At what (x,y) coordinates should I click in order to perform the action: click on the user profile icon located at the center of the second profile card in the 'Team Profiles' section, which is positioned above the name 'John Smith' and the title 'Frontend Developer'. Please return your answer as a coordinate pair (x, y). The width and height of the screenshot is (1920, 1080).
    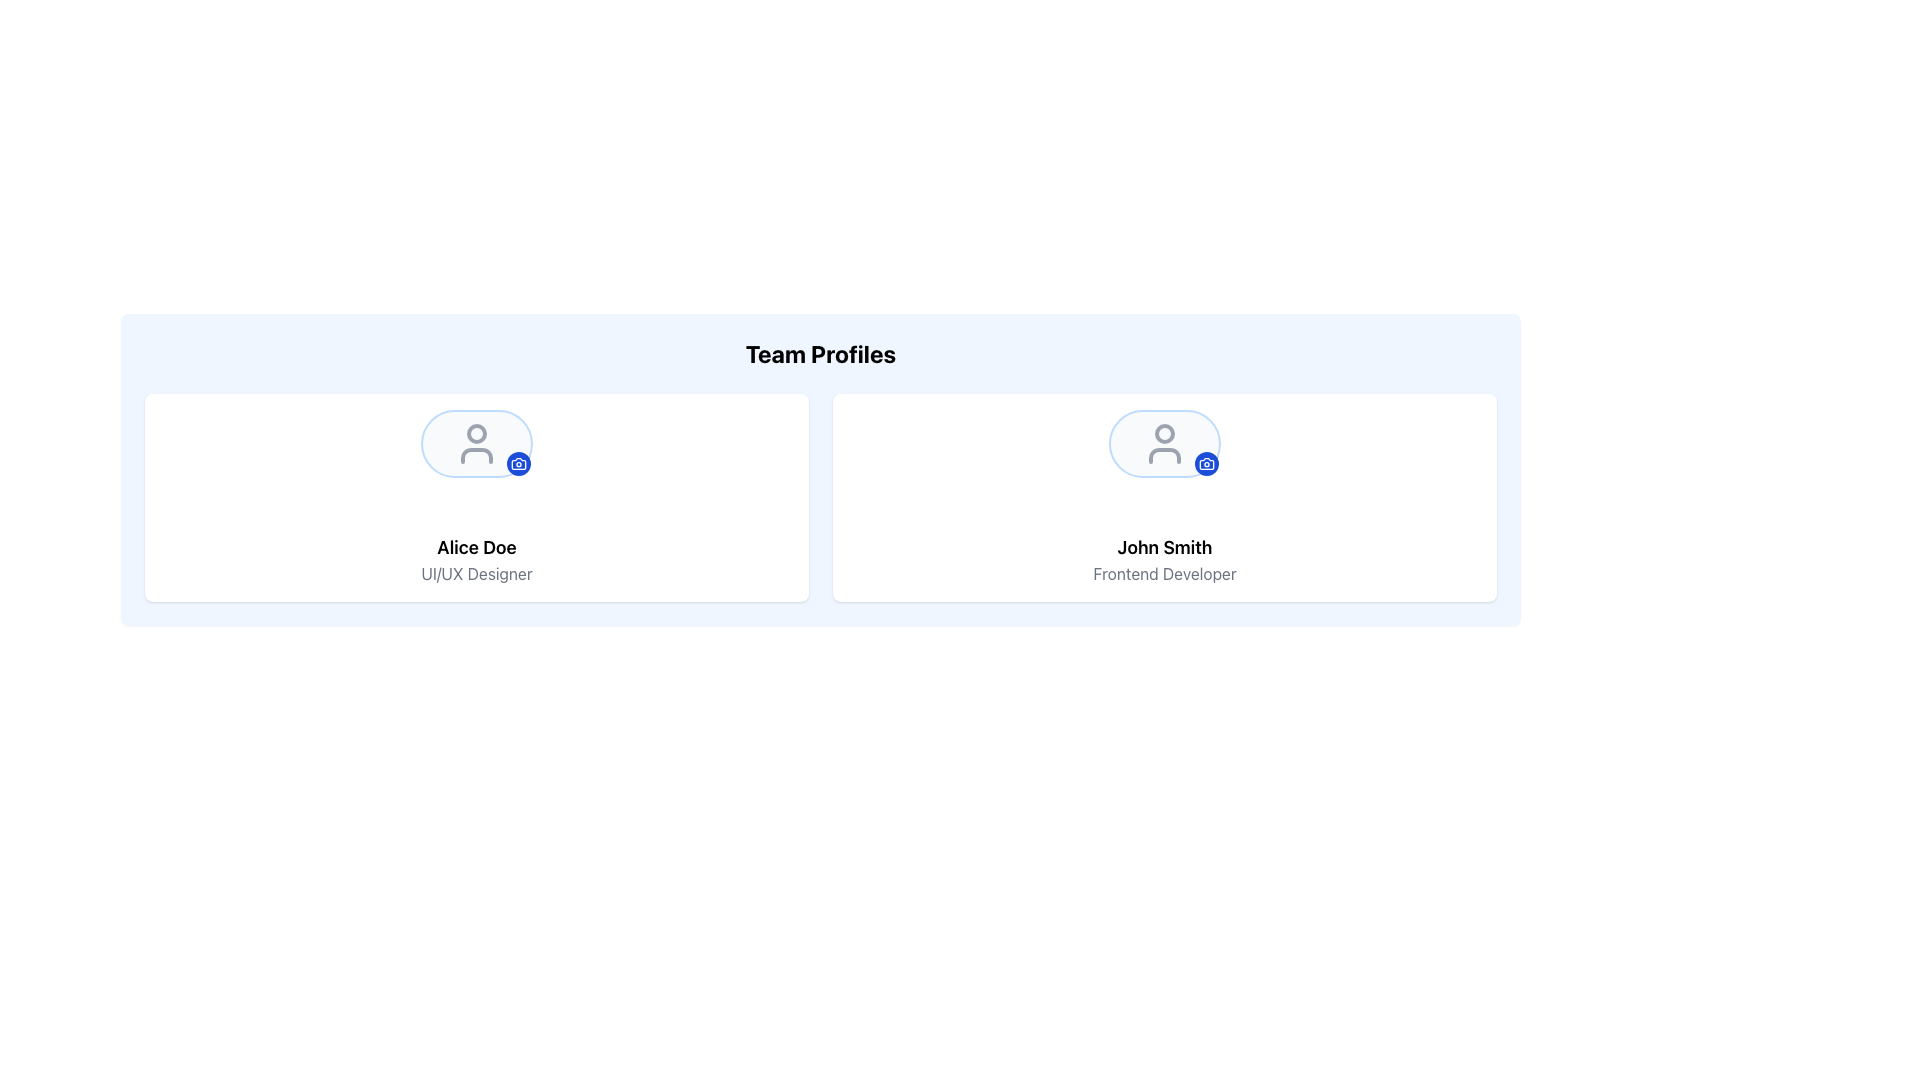
    Looking at the image, I should click on (1165, 442).